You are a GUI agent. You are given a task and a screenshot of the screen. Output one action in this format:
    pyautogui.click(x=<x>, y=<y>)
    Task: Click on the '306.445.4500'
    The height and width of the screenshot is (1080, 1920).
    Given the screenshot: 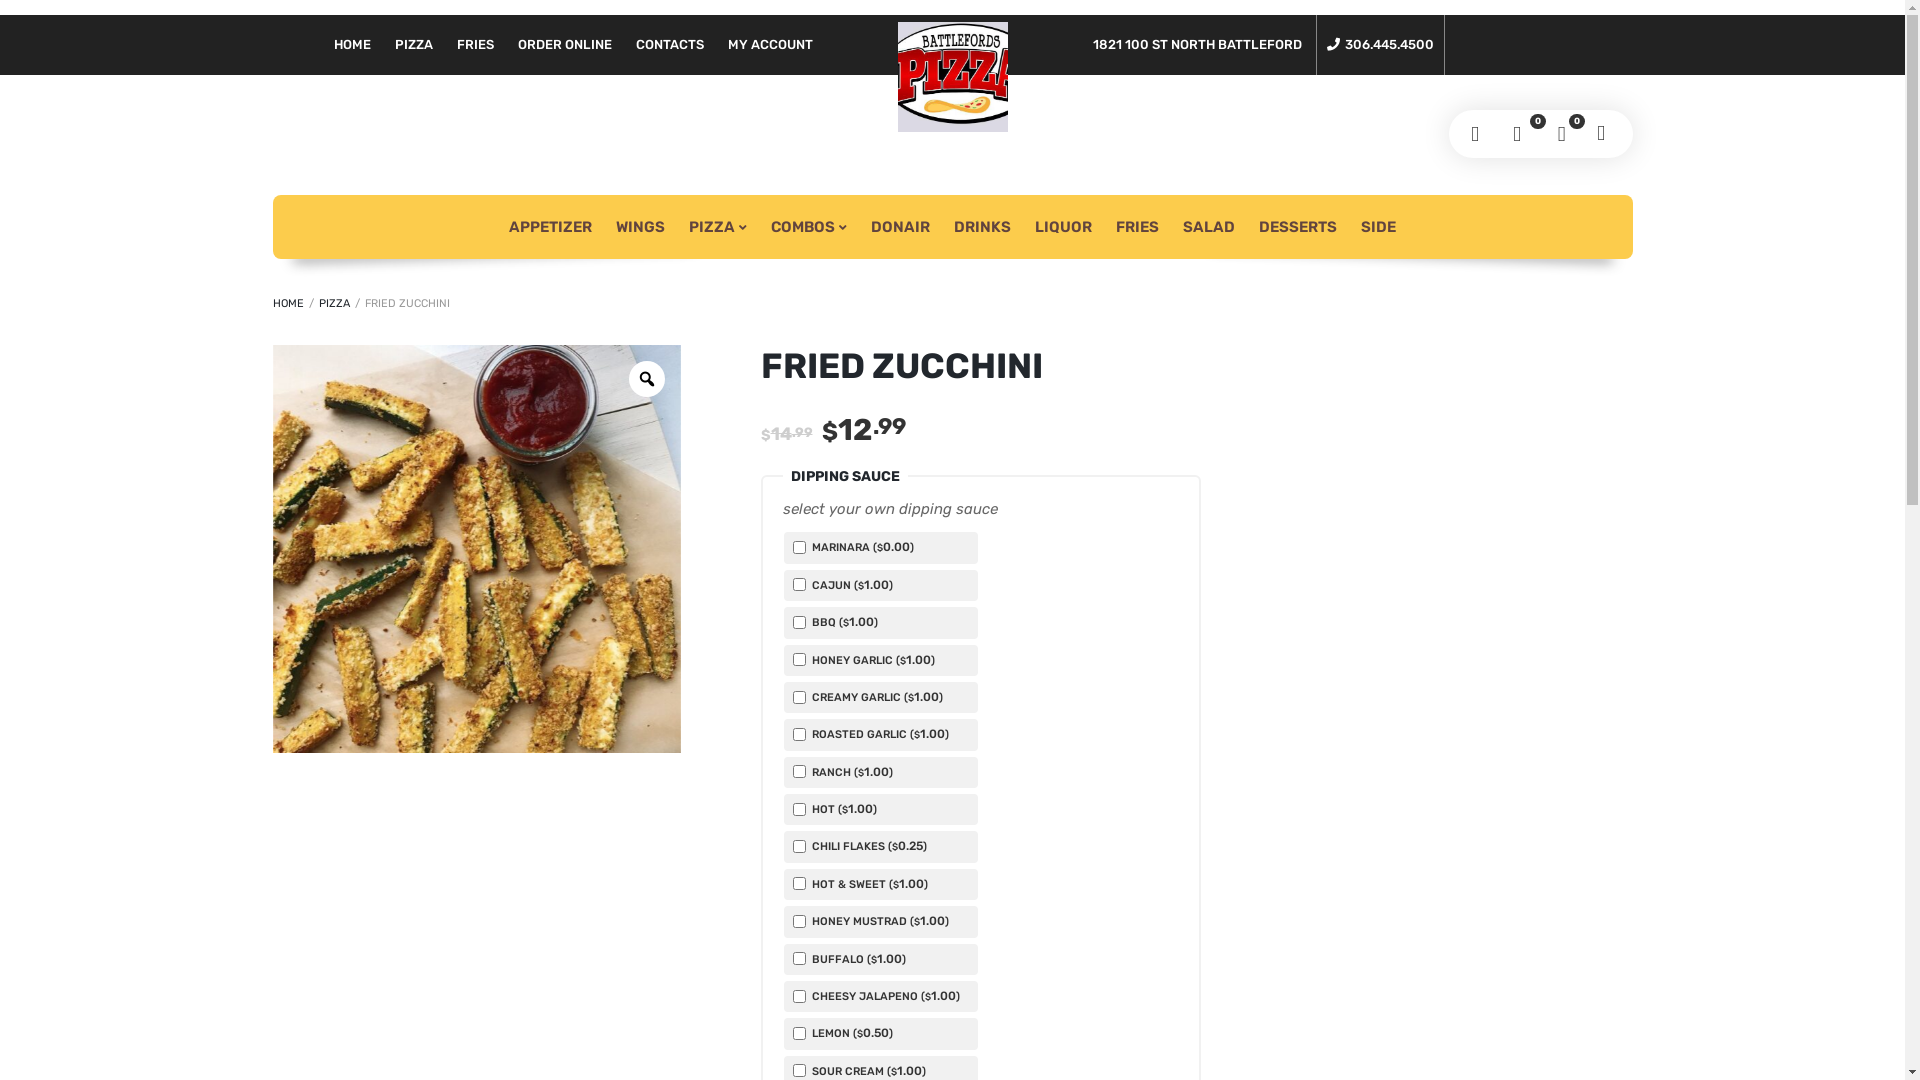 What is the action you would take?
    pyautogui.click(x=1378, y=45)
    